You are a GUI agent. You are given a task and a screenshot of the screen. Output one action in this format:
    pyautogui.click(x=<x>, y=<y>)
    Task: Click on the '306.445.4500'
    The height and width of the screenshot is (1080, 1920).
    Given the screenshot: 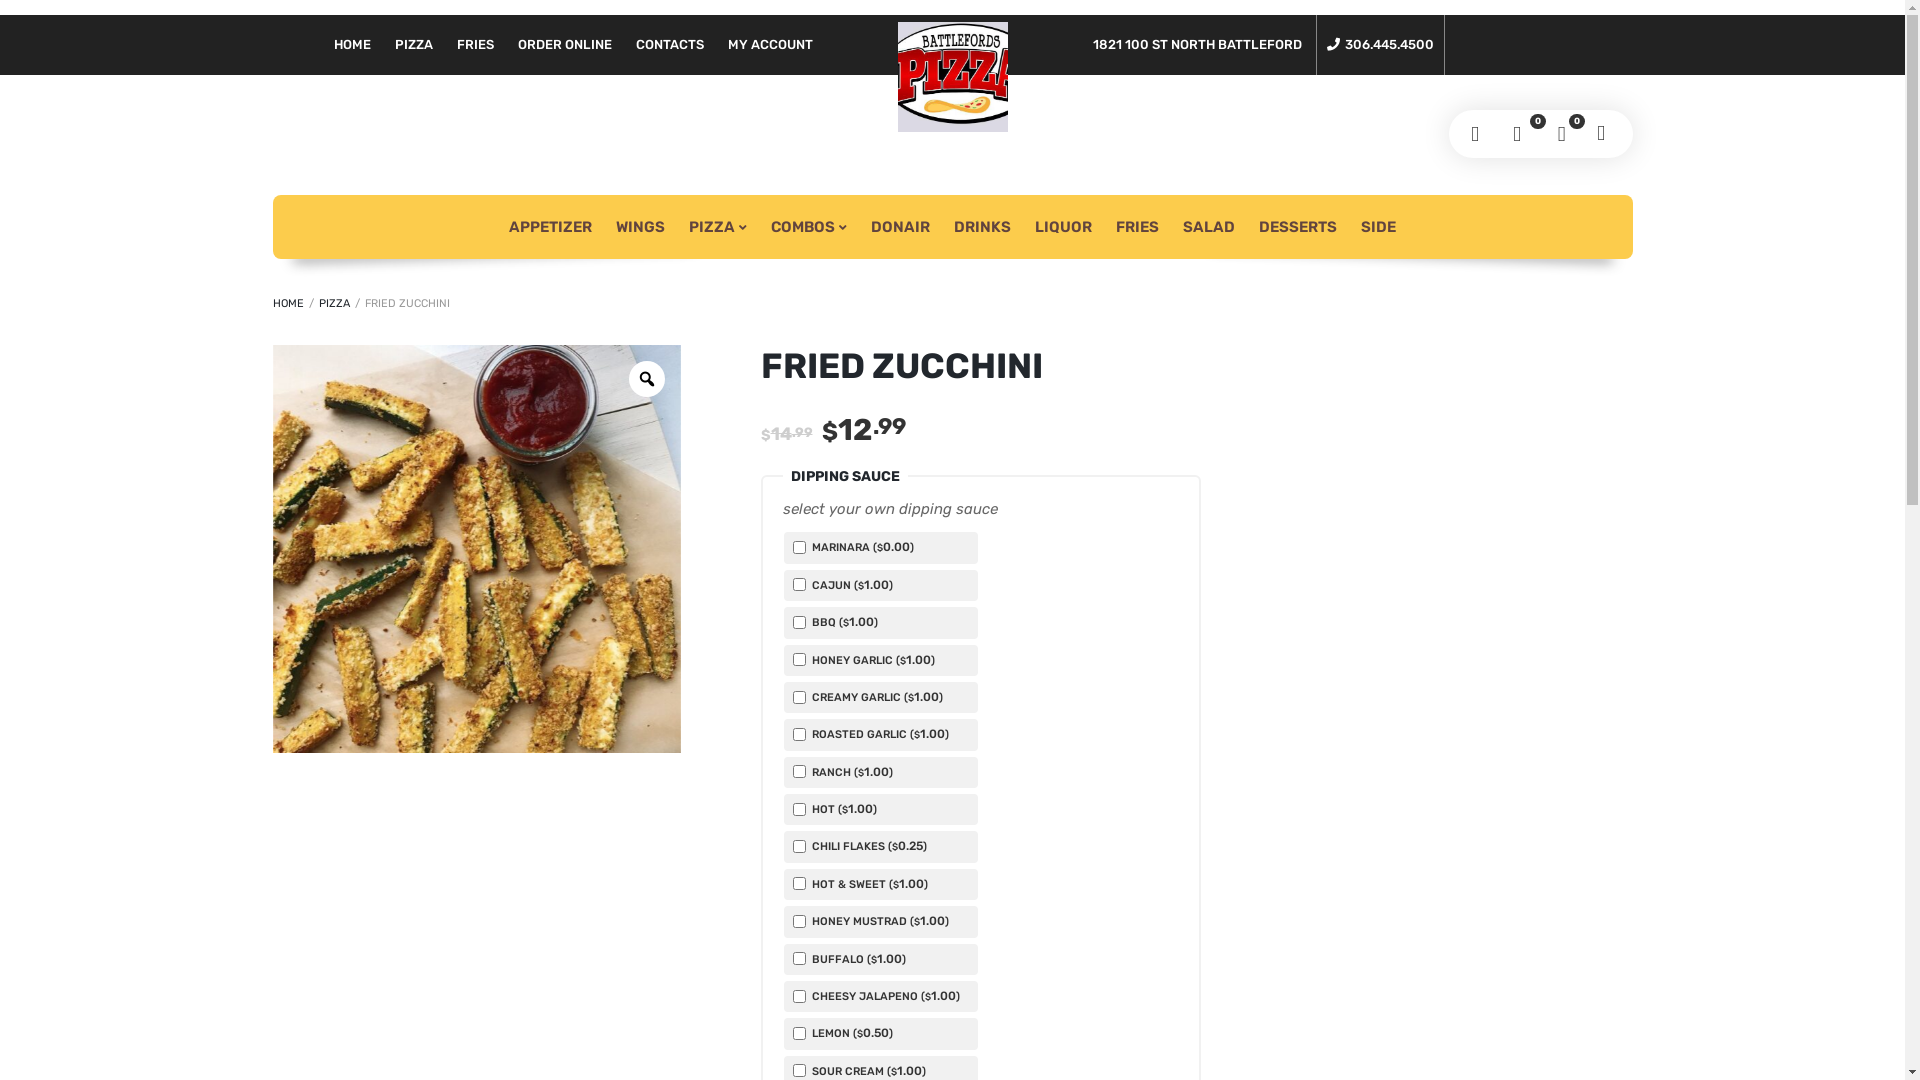 What is the action you would take?
    pyautogui.click(x=1378, y=45)
    